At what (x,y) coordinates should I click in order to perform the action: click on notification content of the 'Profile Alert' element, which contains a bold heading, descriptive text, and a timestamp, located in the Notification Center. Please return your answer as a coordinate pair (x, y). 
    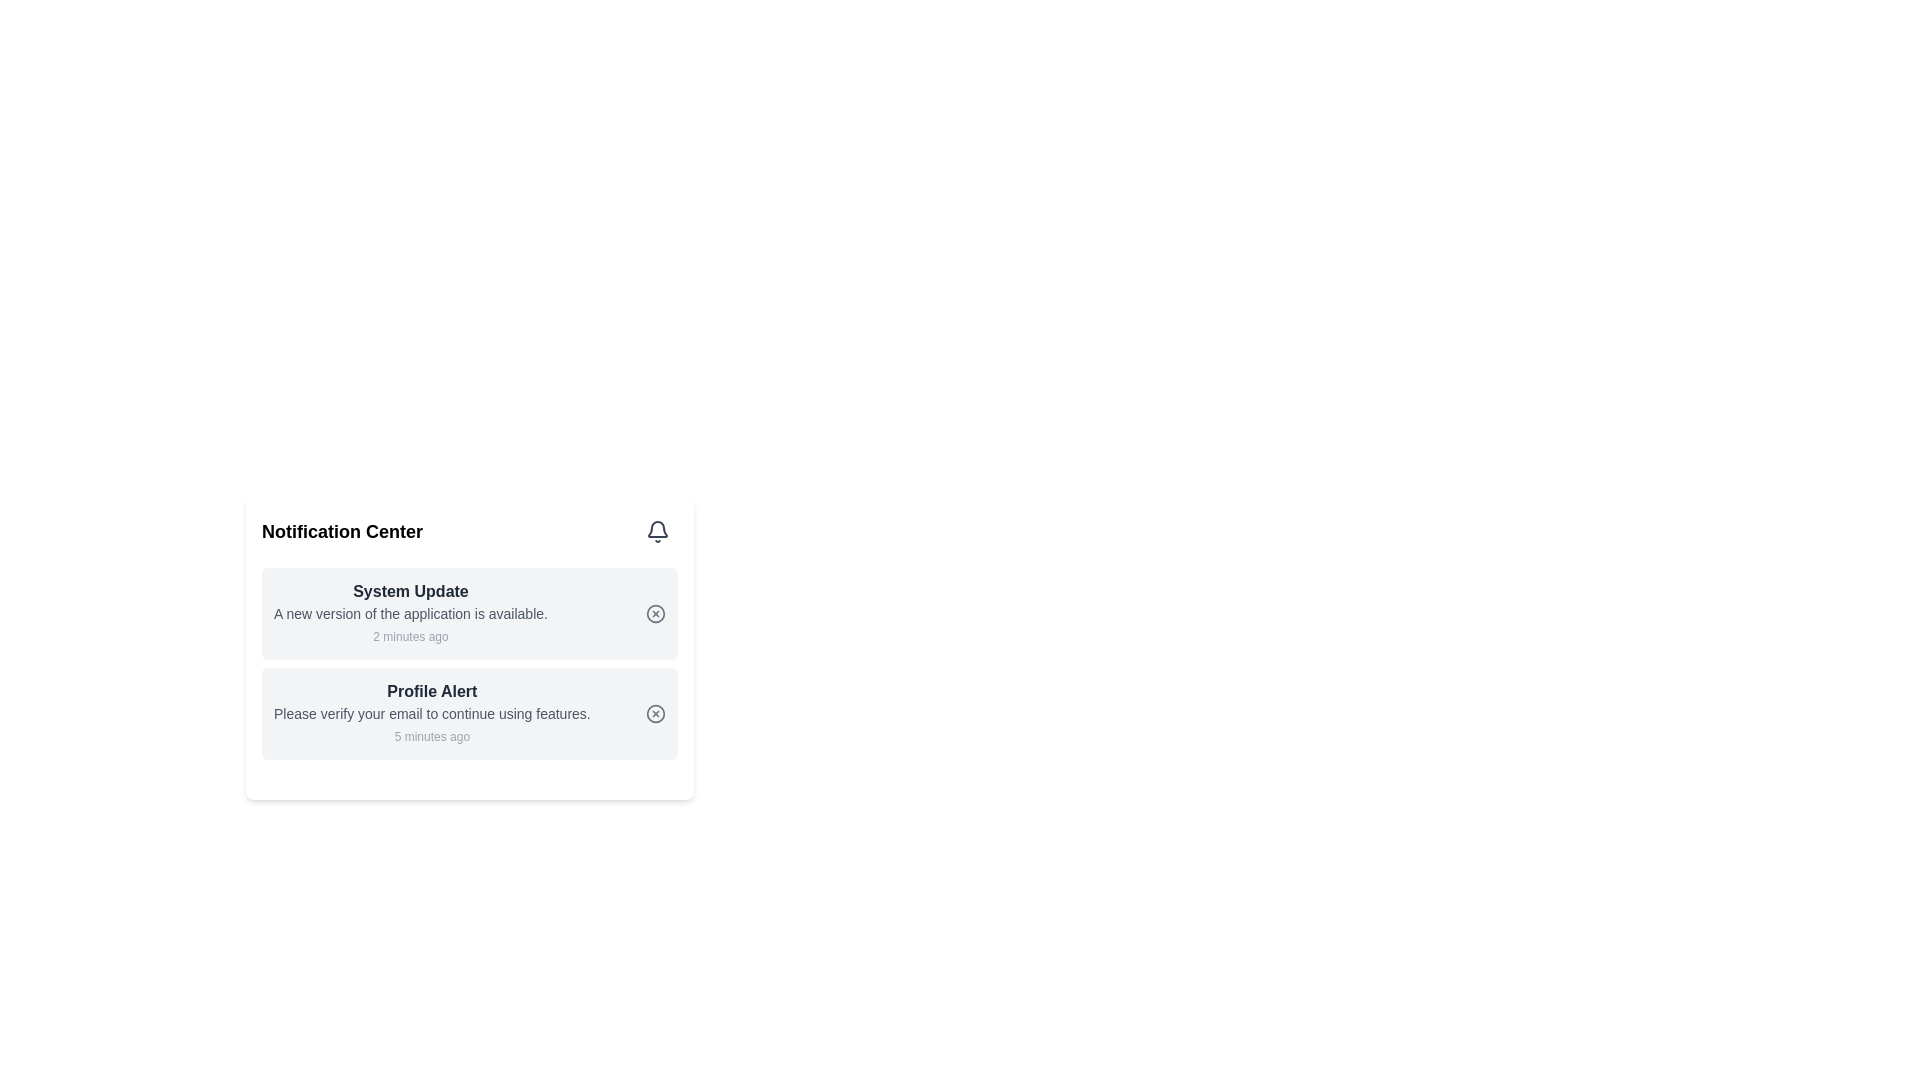
    Looking at the image, I should click on (431, 712).